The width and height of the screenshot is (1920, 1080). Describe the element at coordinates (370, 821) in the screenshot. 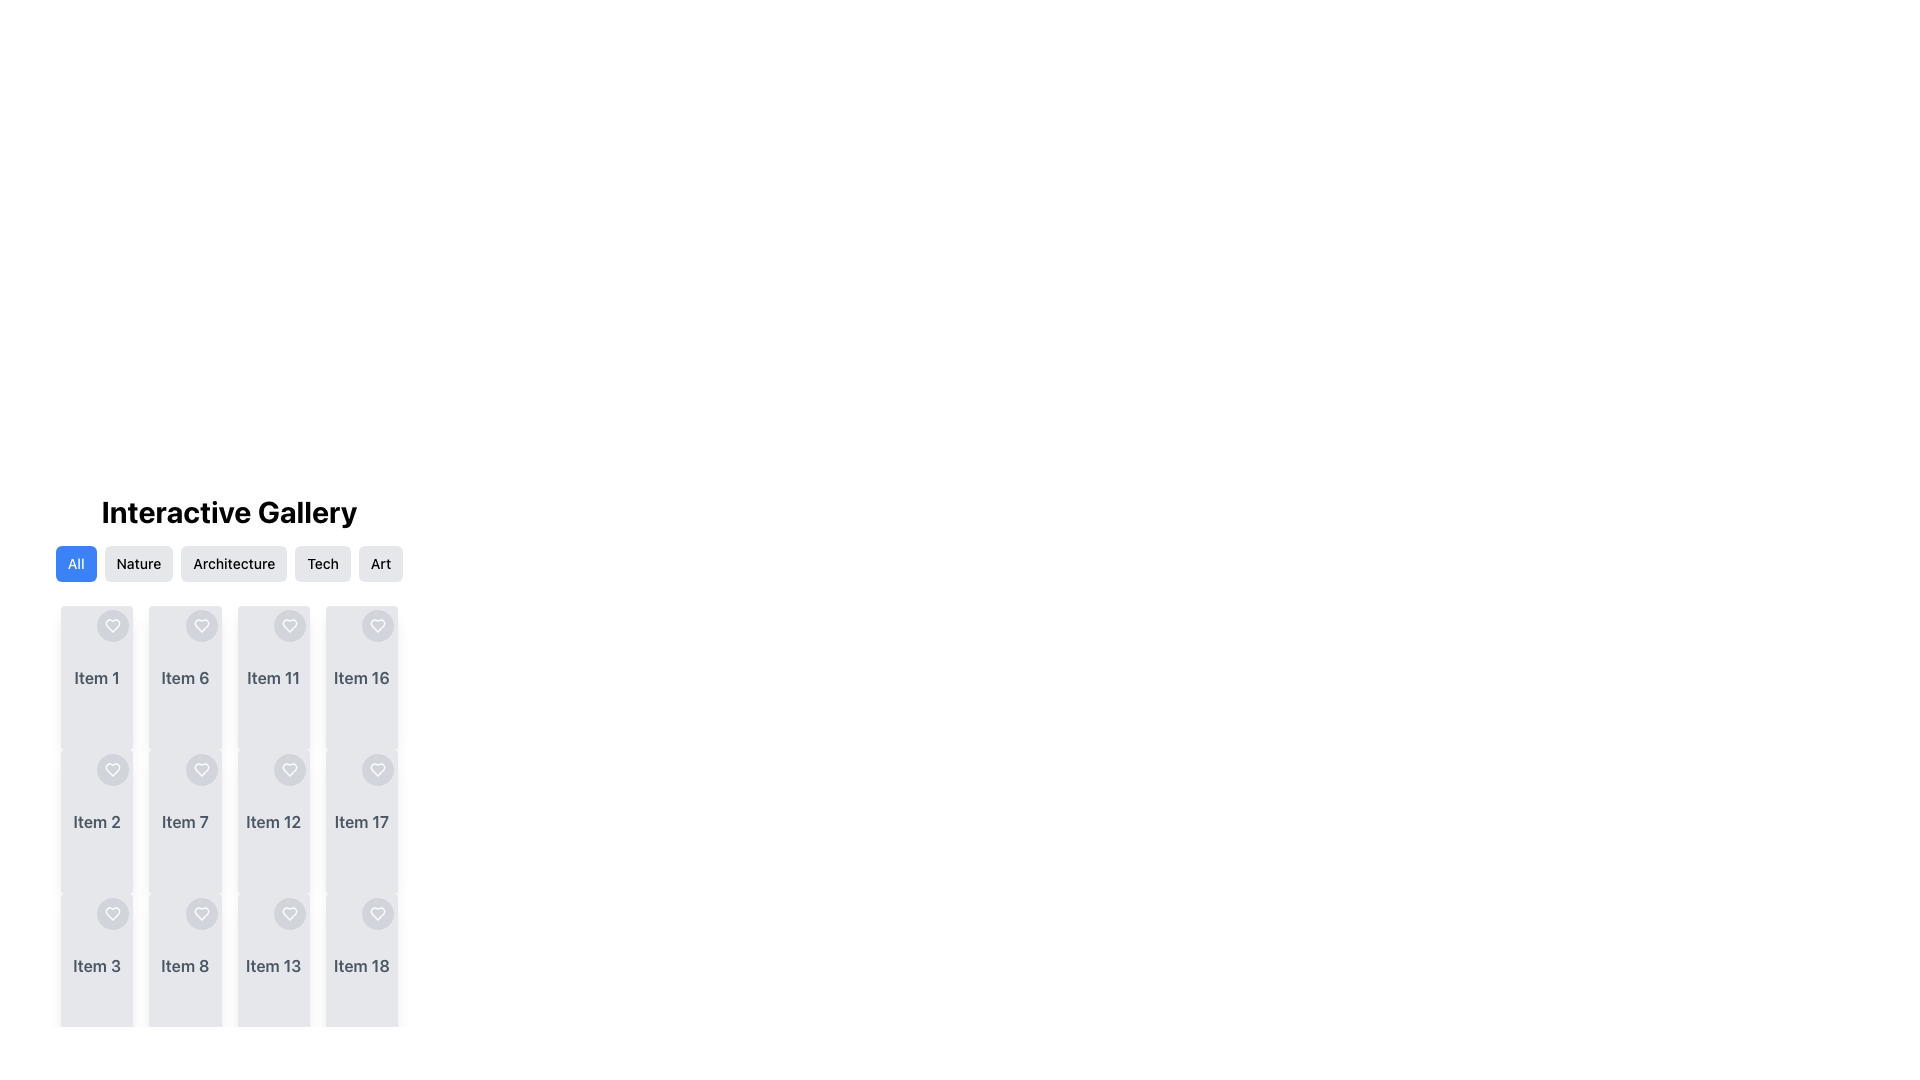

I see `the label located within a blue rectangular button with rounded edges at the bottom of a card in the fourth column of the grid layout` at that location.